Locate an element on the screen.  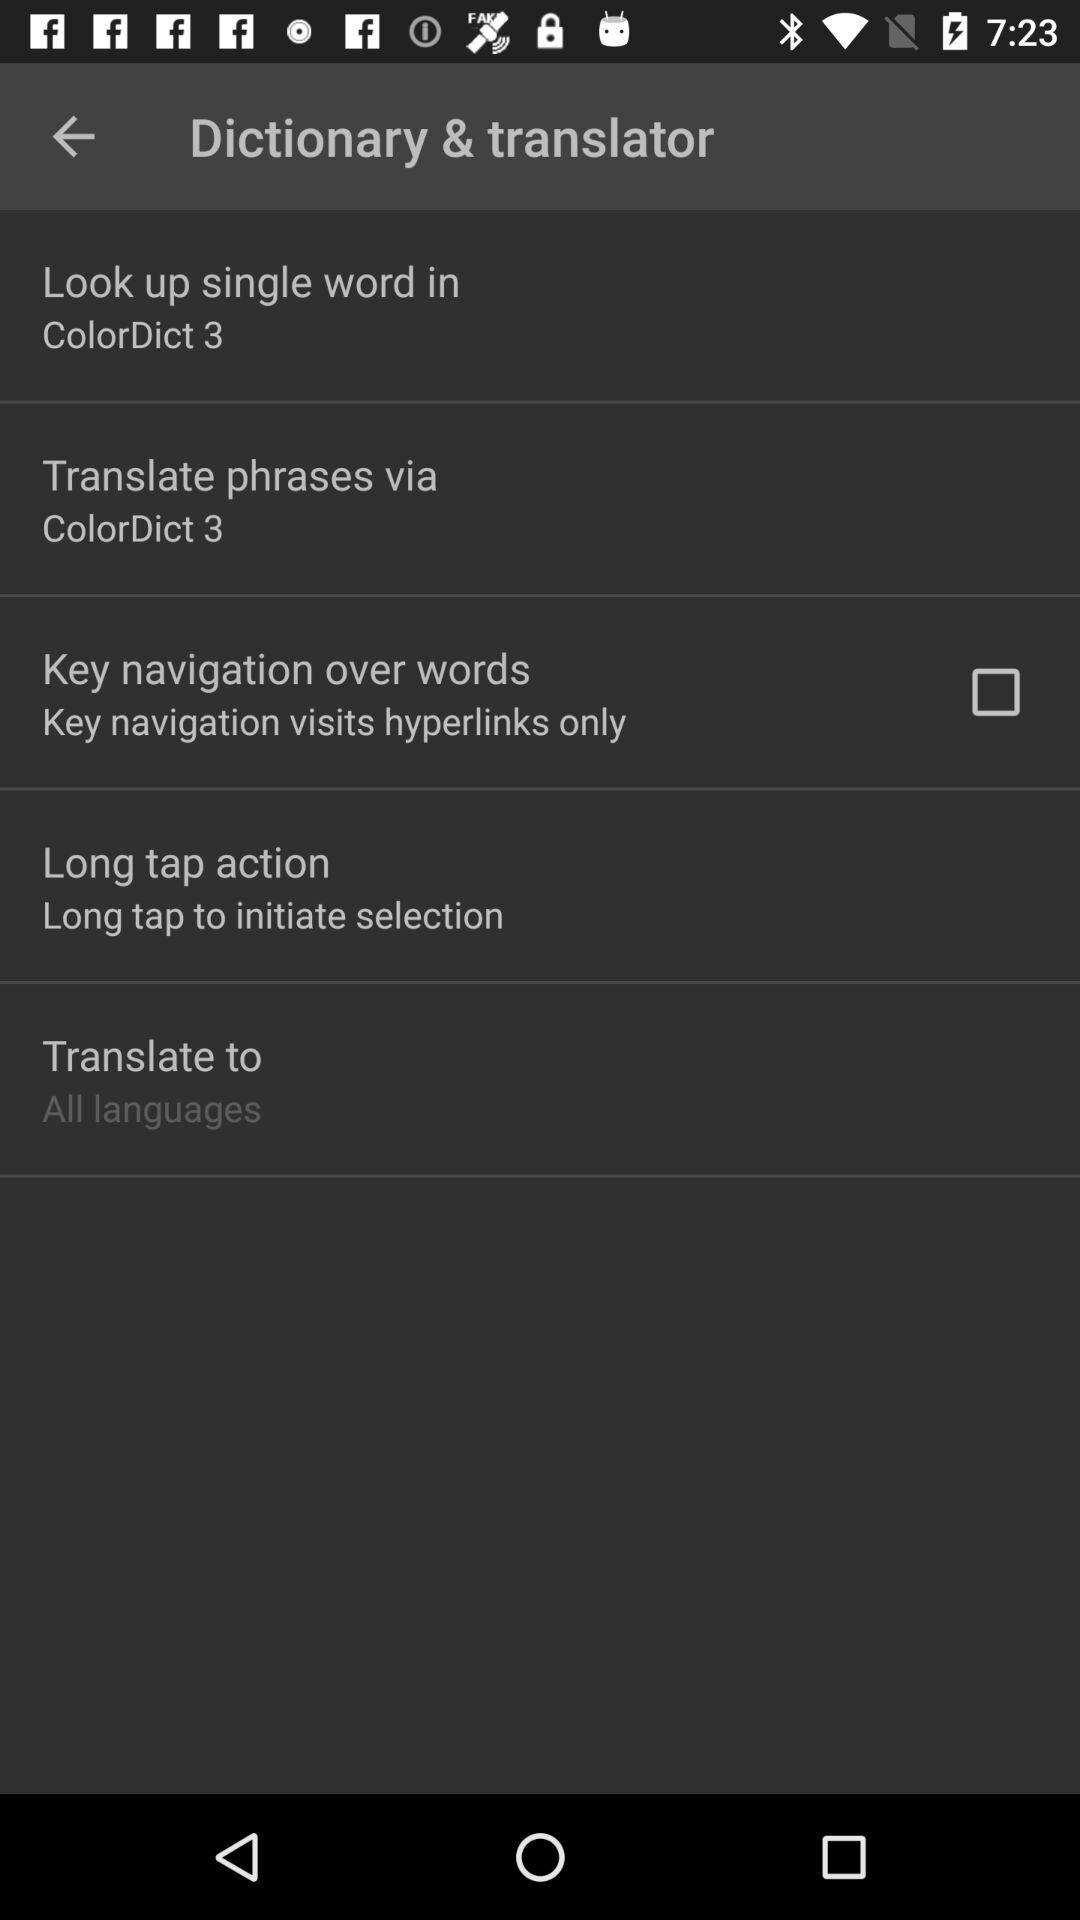
the item below the long tap to is located at coordinates (151, 1053).